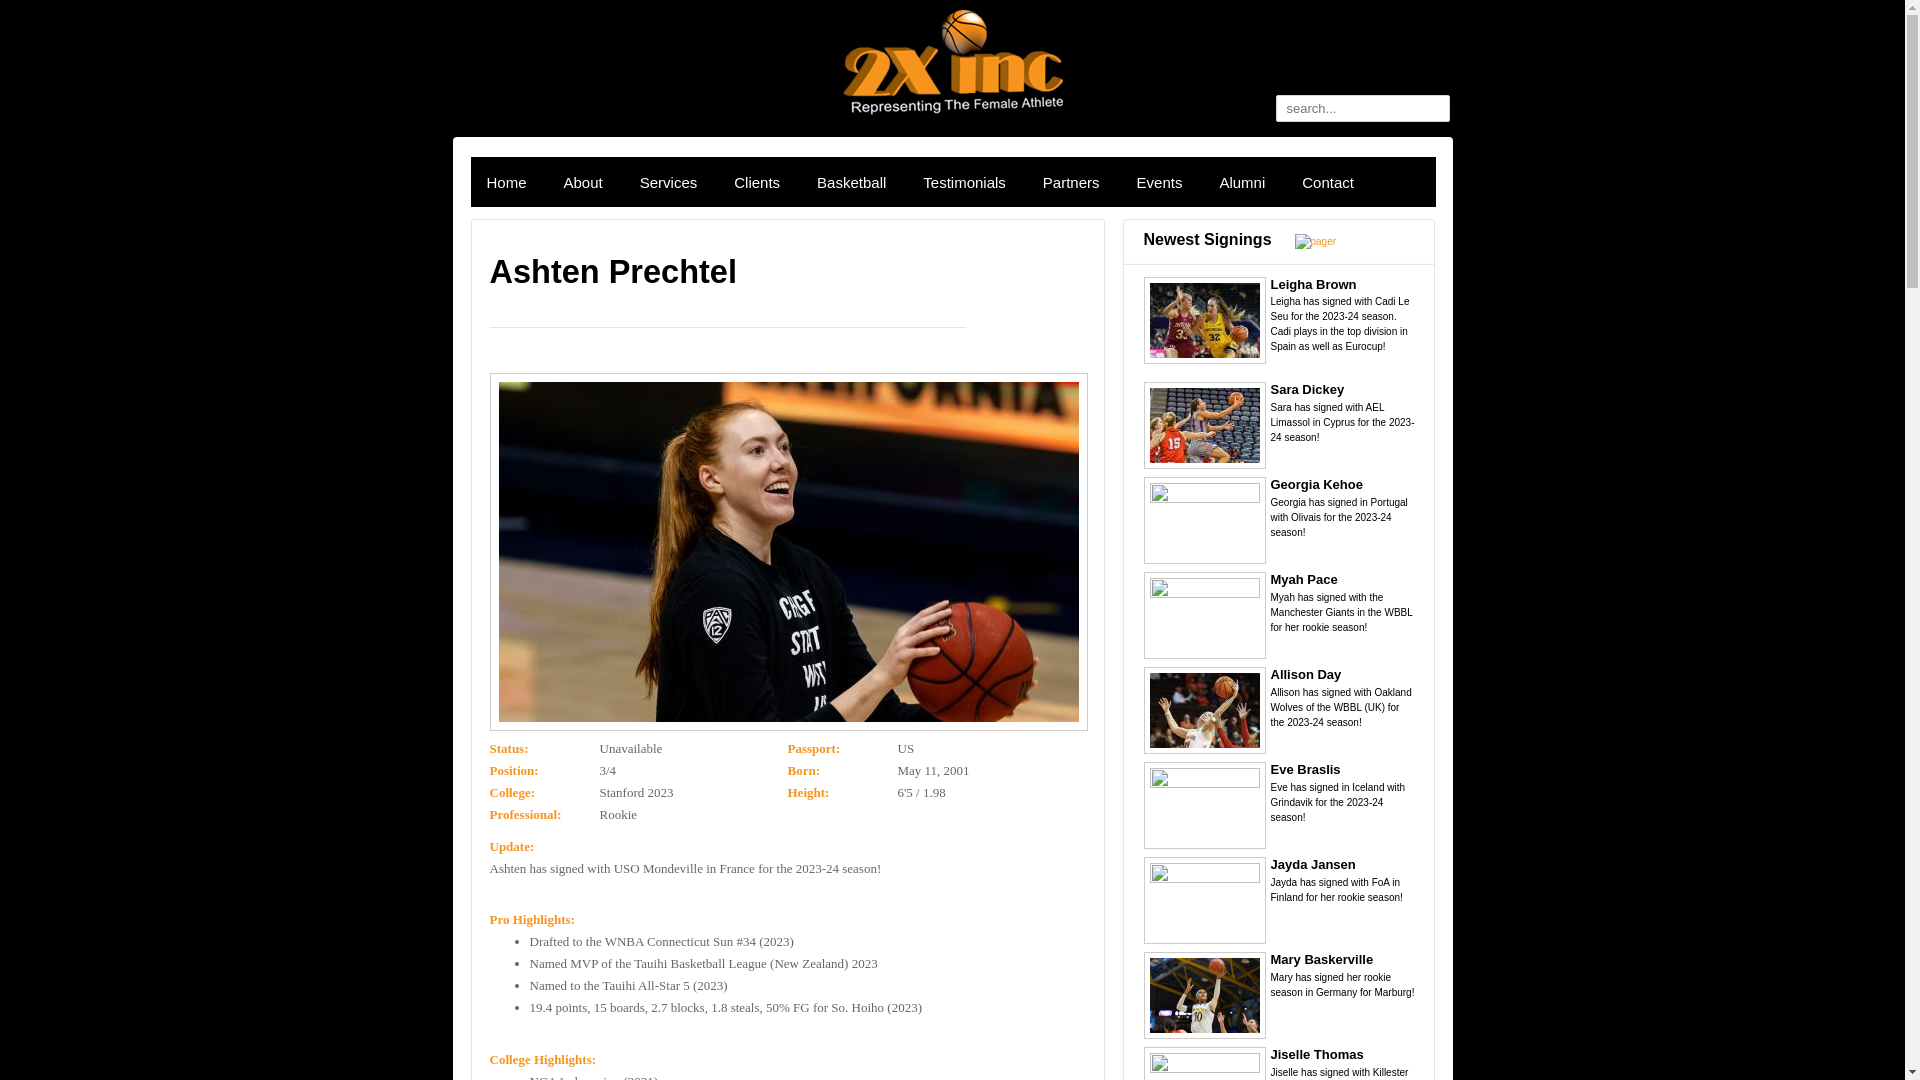  I want to click on 'About', so click(582, 182).